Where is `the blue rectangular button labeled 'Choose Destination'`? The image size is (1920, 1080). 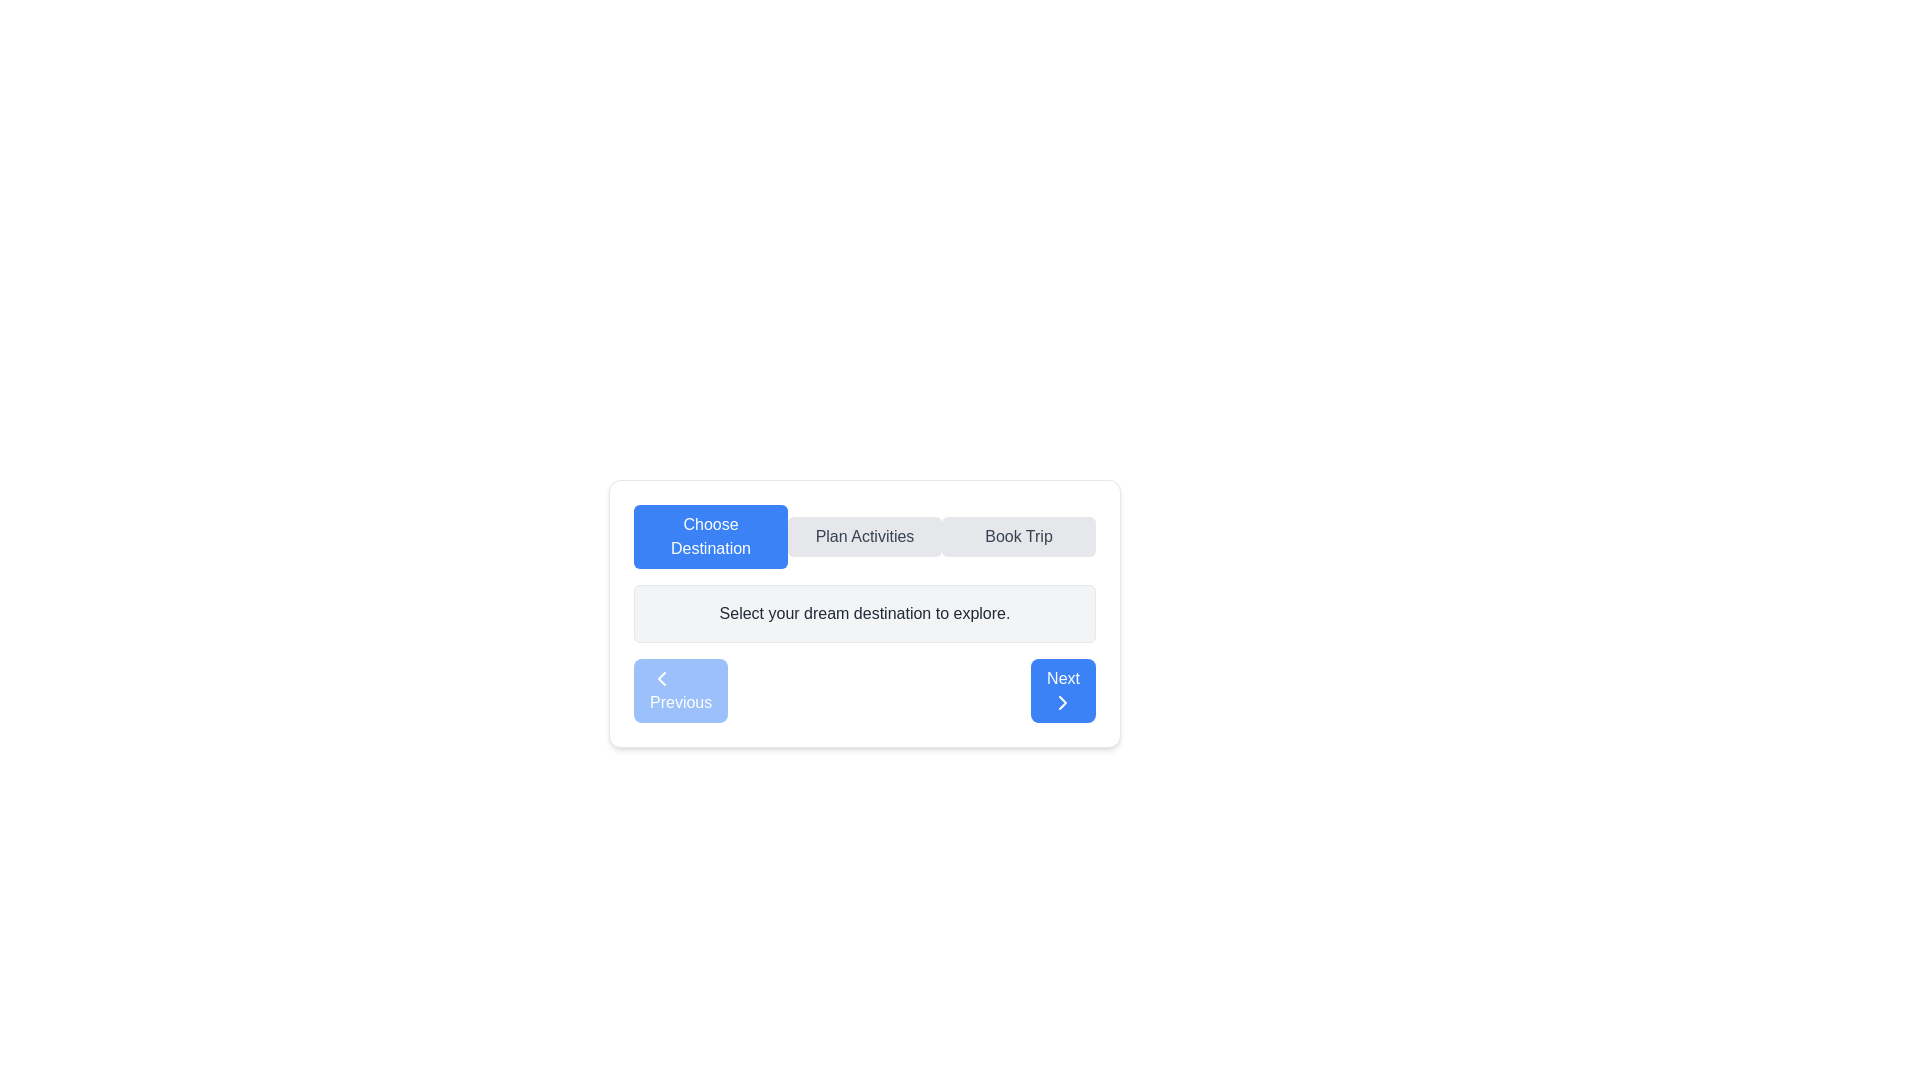 the blue rectangular button labeled 'Choose Destination' is located at coordinates (710, 535).